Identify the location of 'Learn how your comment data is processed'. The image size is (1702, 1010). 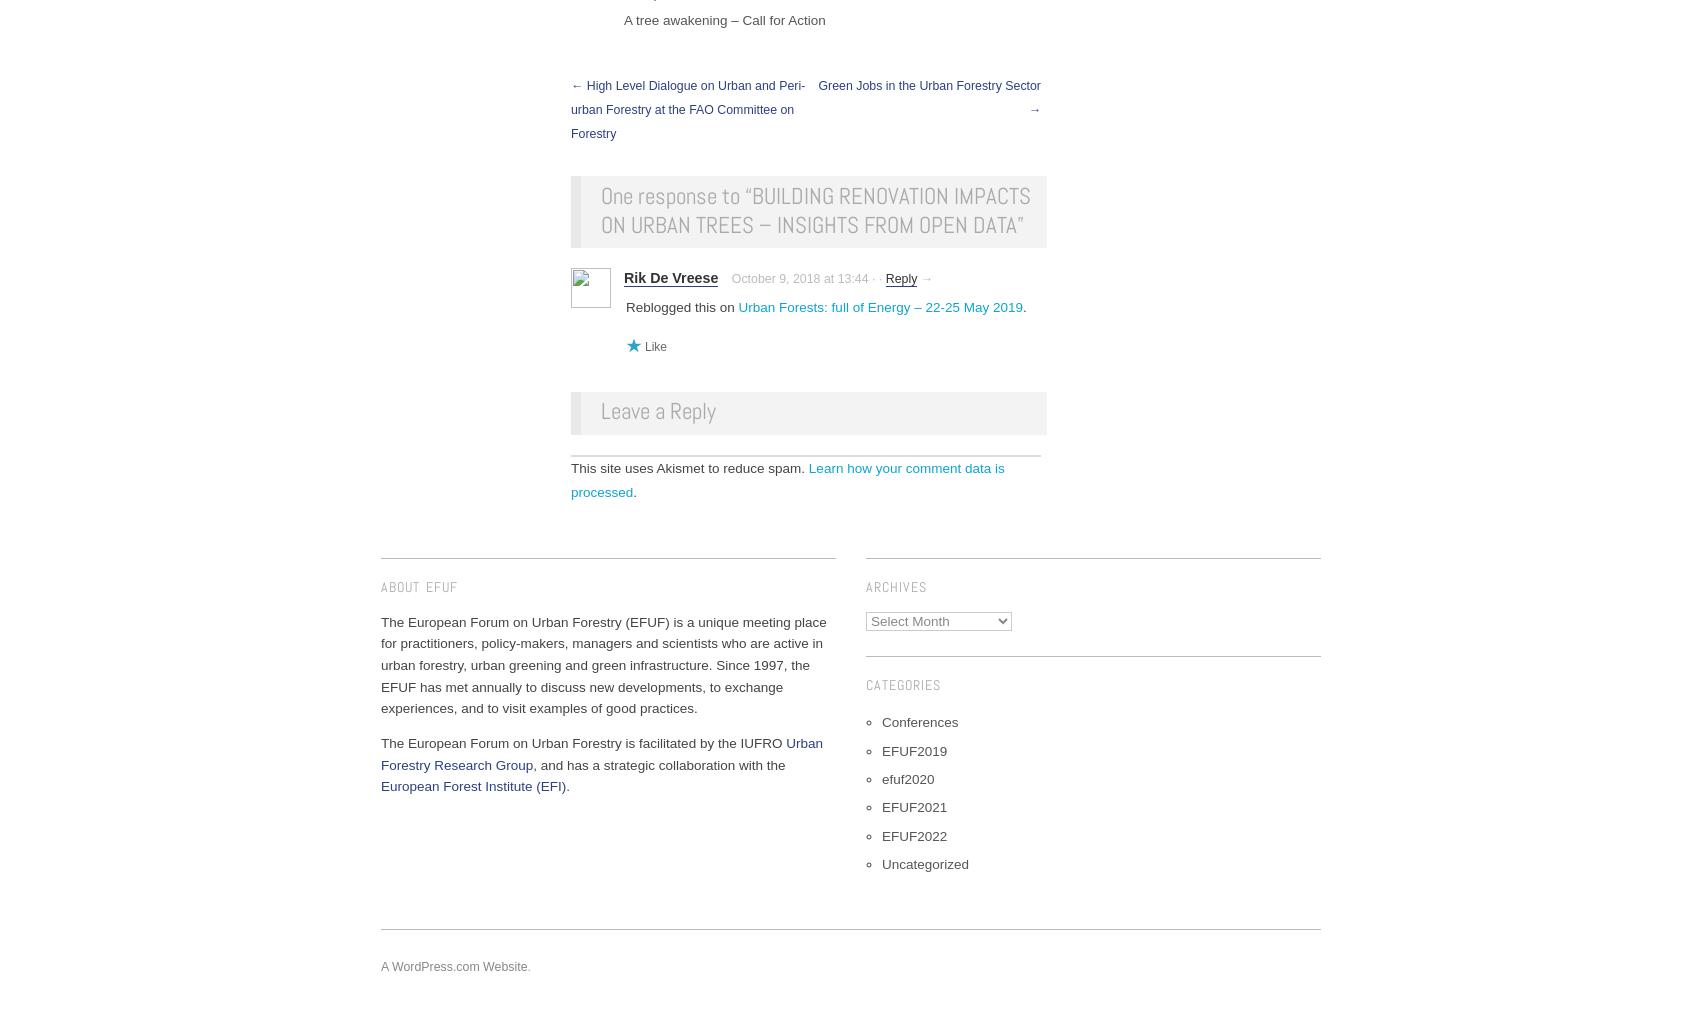
(786, 480).